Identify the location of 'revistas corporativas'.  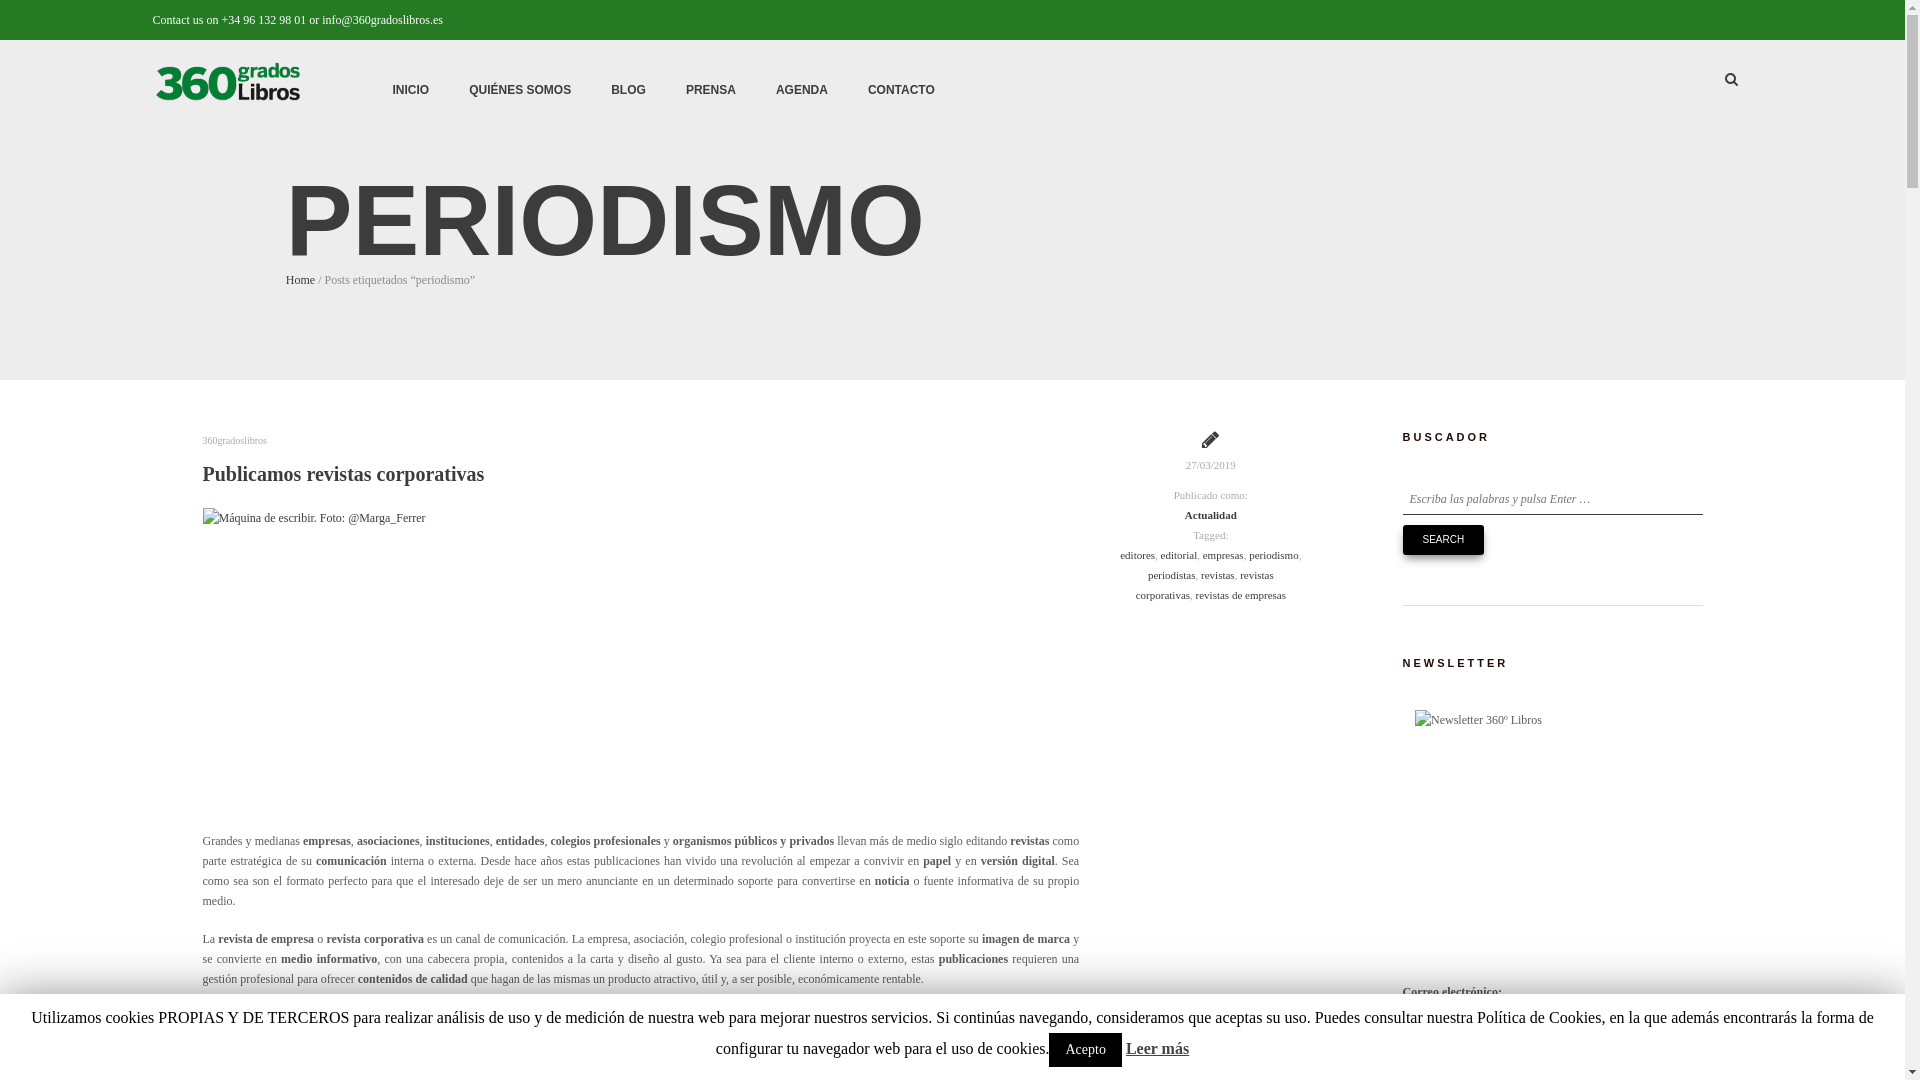
(1203, 585).